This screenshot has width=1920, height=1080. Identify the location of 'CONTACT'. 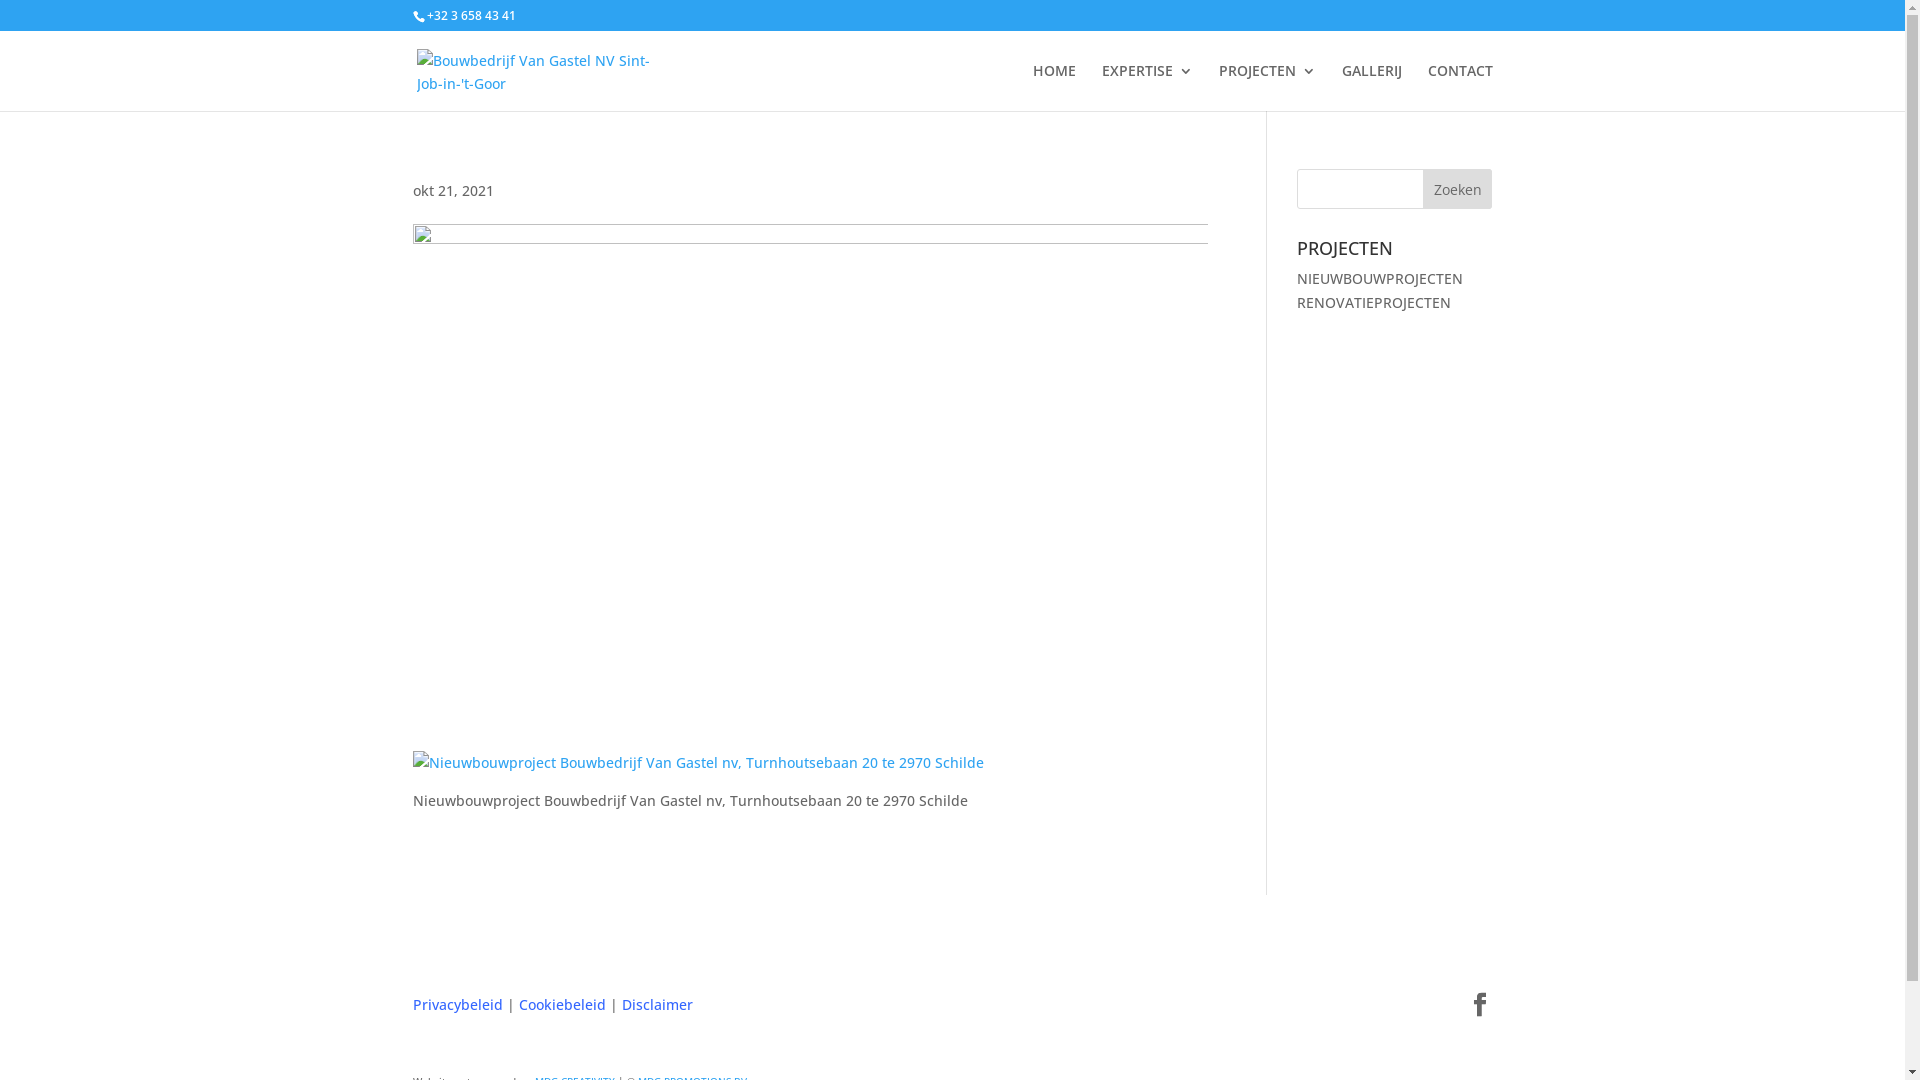
(1460, 86).